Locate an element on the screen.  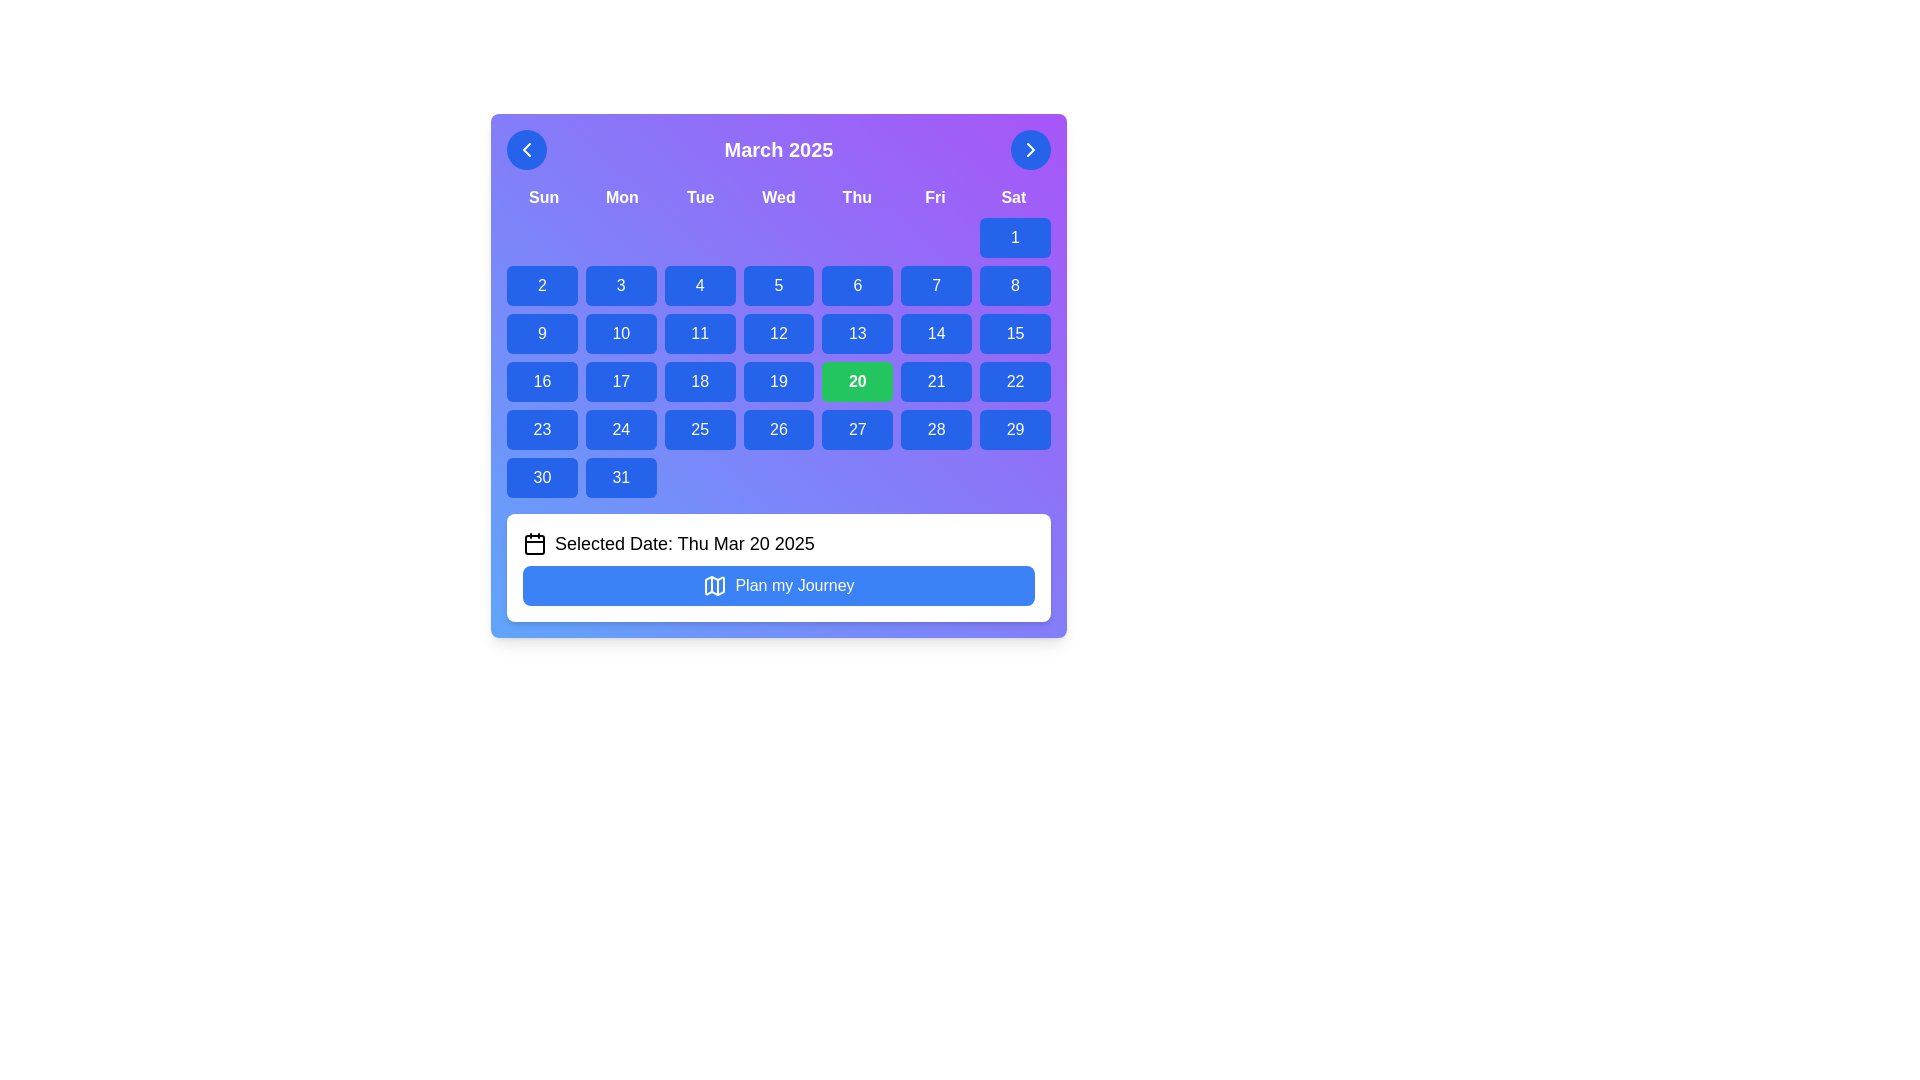
the right-pointing chevron icon embedded within the blue circular button located at the top-right corner of the calendar interface is located at coordinates (1031, 149).